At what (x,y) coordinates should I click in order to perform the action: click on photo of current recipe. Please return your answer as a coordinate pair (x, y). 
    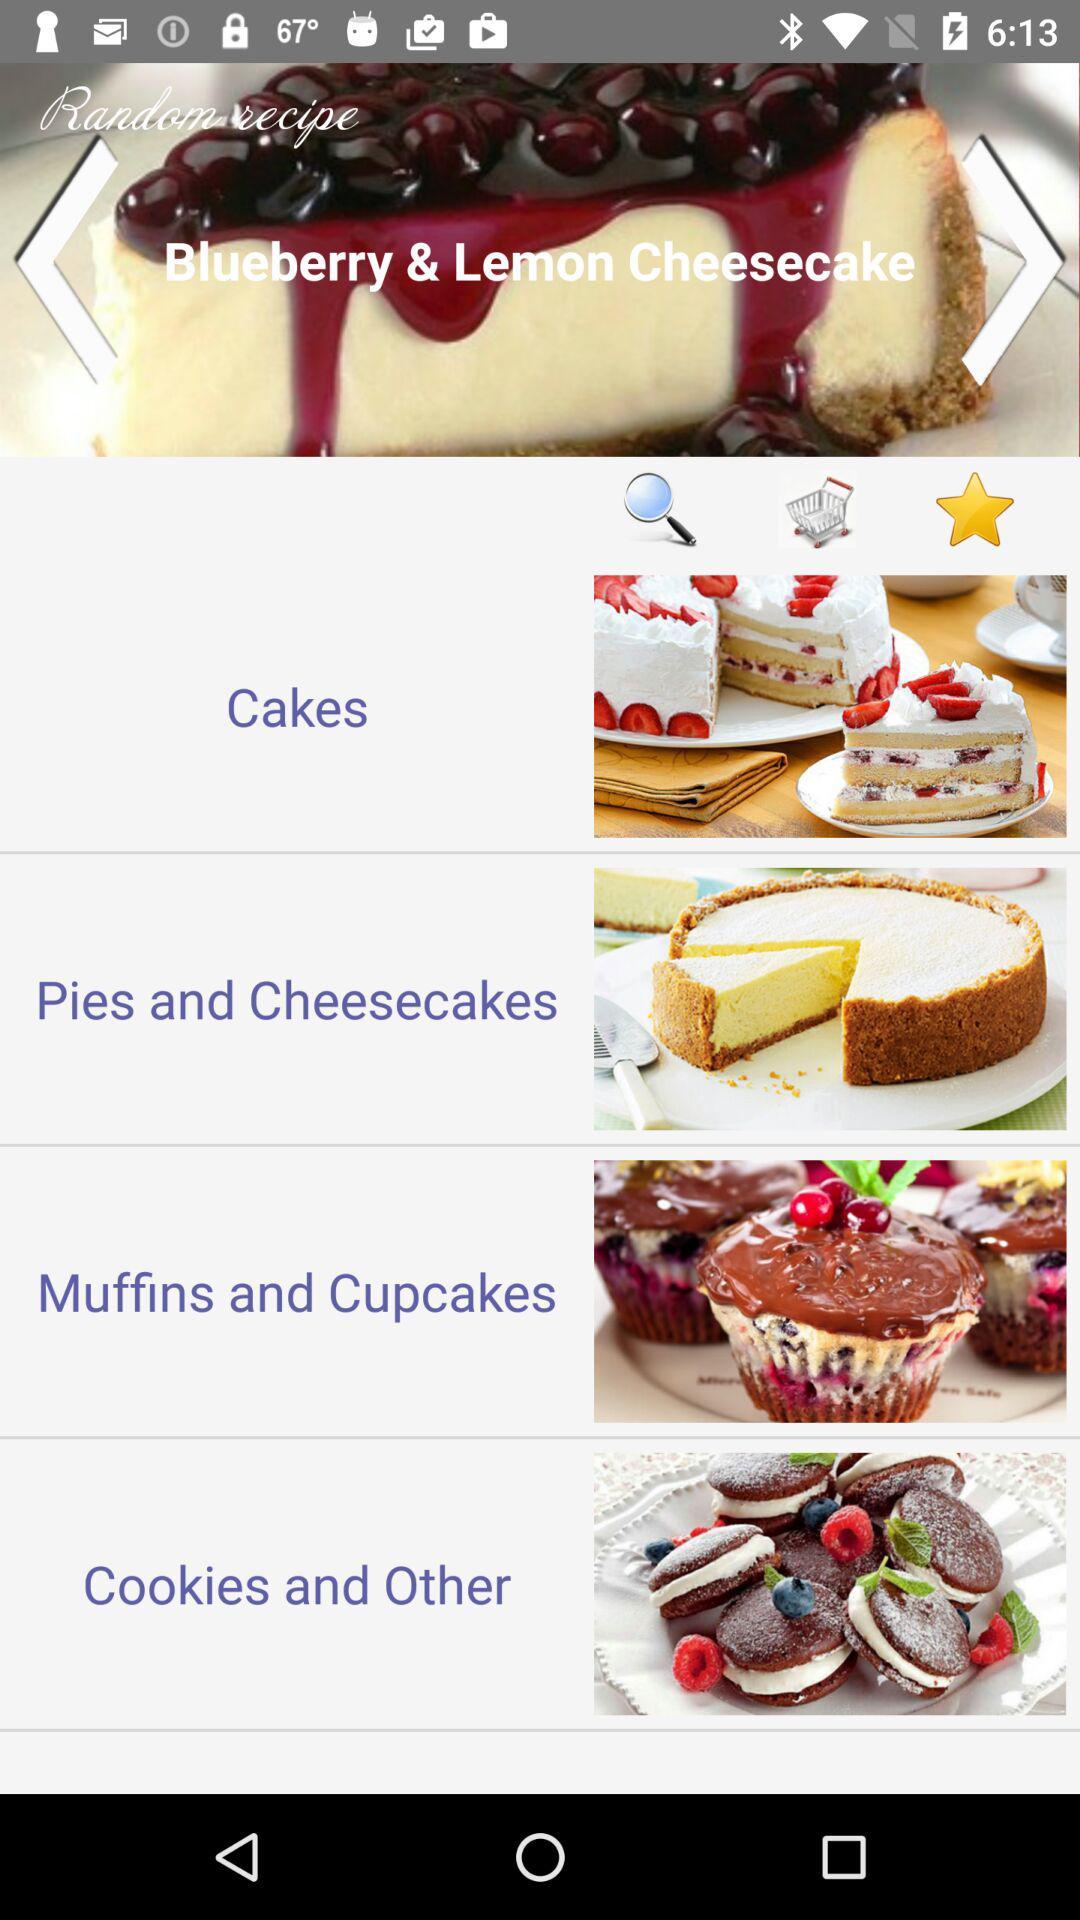
    Looking at the image, I should click on (540, 258).